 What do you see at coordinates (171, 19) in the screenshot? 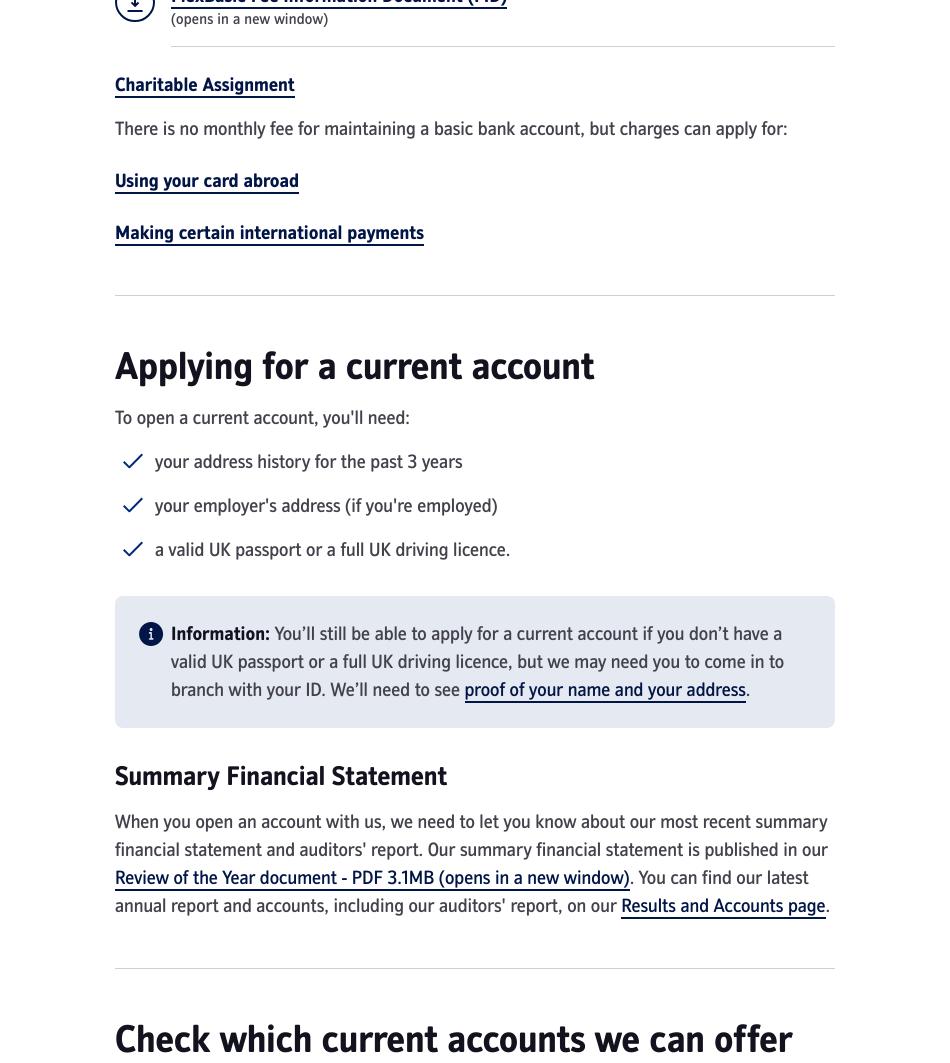
I see `'(opens in a new window)'` at bounding box center [171, 19].